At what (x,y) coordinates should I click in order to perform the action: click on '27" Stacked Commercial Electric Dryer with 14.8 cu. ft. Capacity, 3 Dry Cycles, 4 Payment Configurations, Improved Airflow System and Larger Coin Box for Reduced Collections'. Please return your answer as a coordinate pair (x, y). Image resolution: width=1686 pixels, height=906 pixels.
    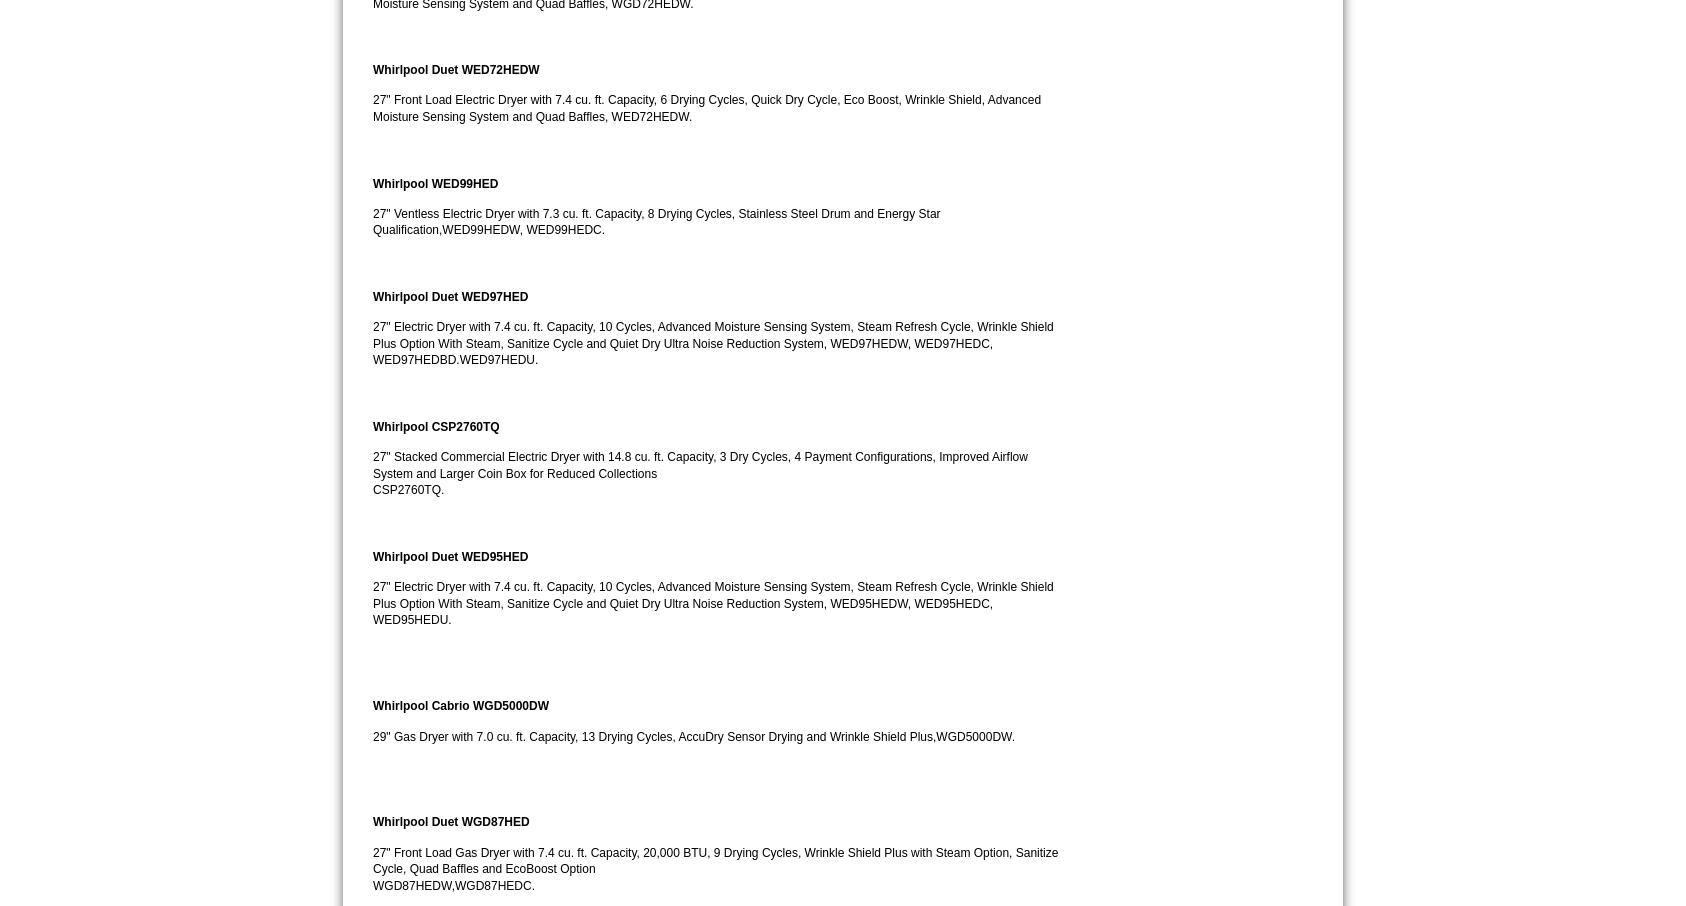
    Looking at the image, I should click on (701, 463).